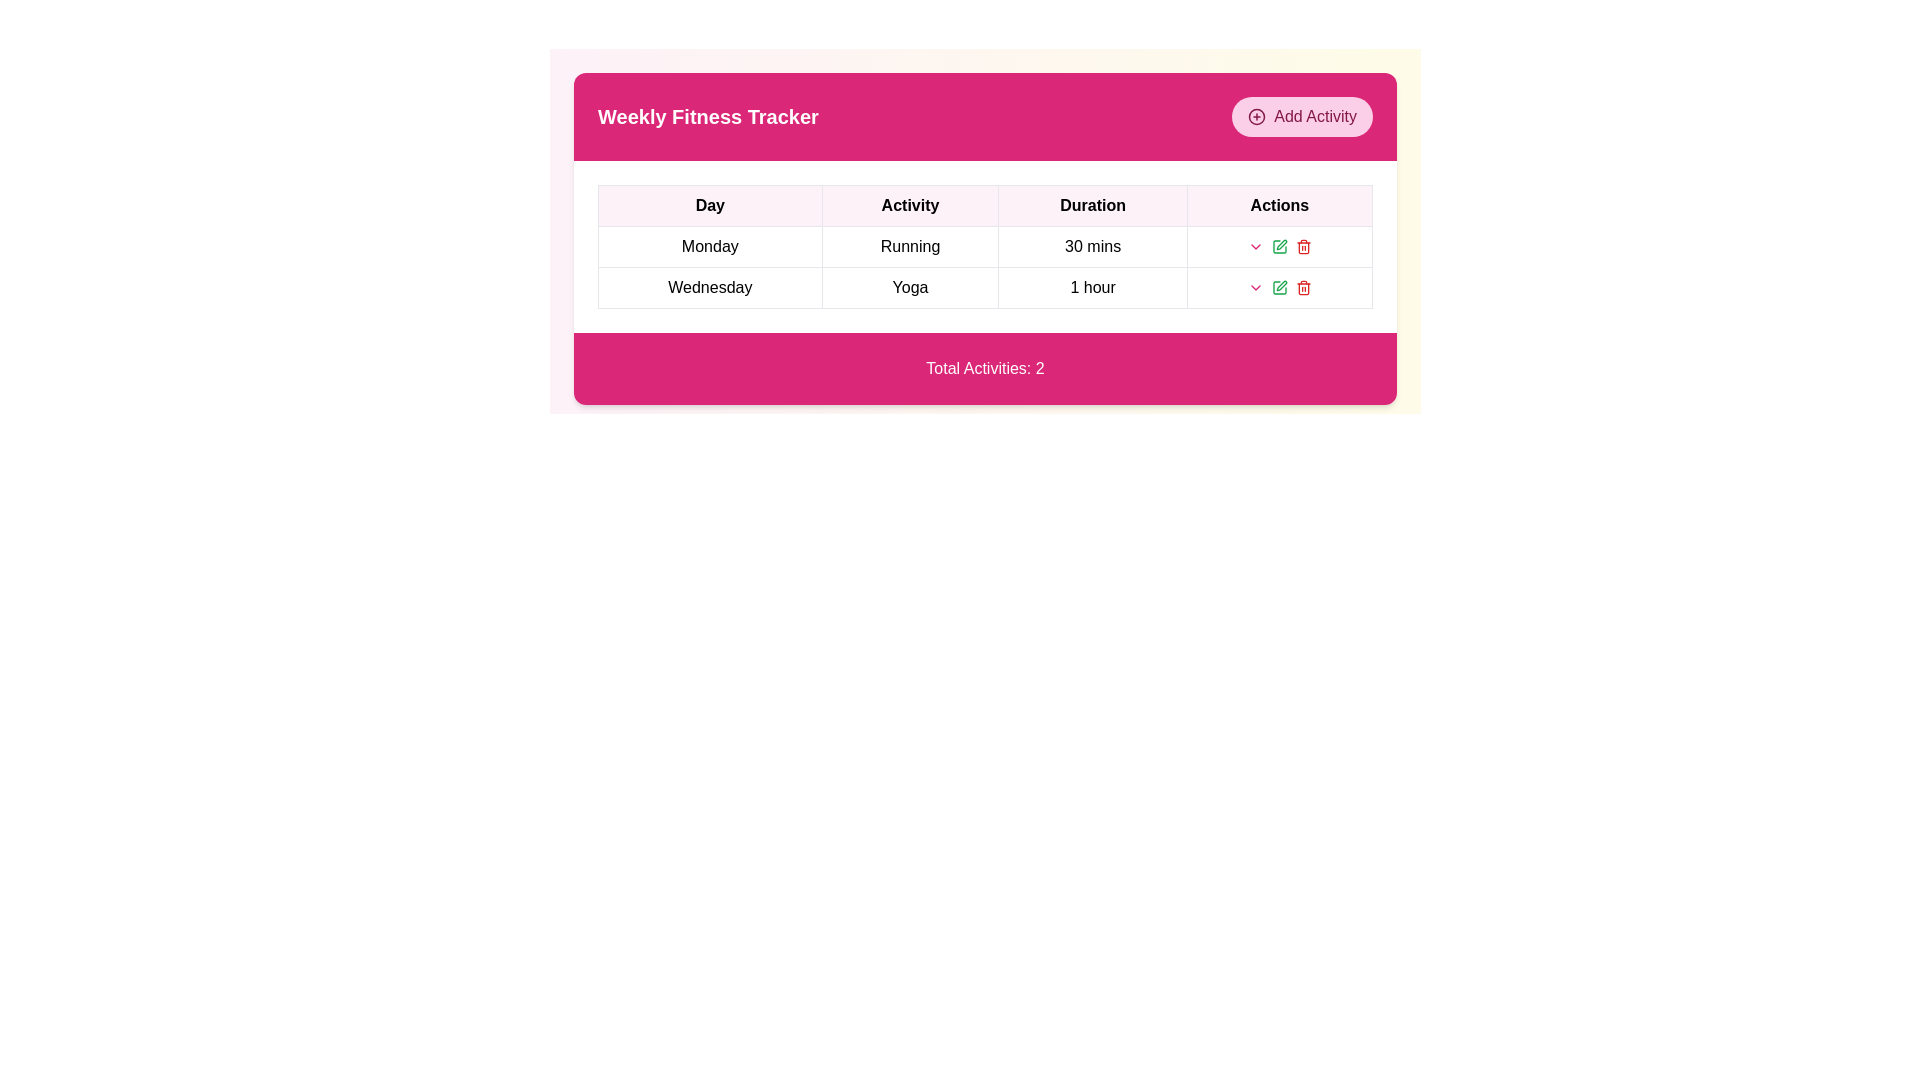 This screenshot has width=1920, height=1080. Describe the element at coordinates (710, 205) in the screenshot. I see `the 'Day' text label, which is the first column header in the table, located in the top-left quadrant and preceding the 'Activity', 'Duration', and 'Actions' headers` at that location.